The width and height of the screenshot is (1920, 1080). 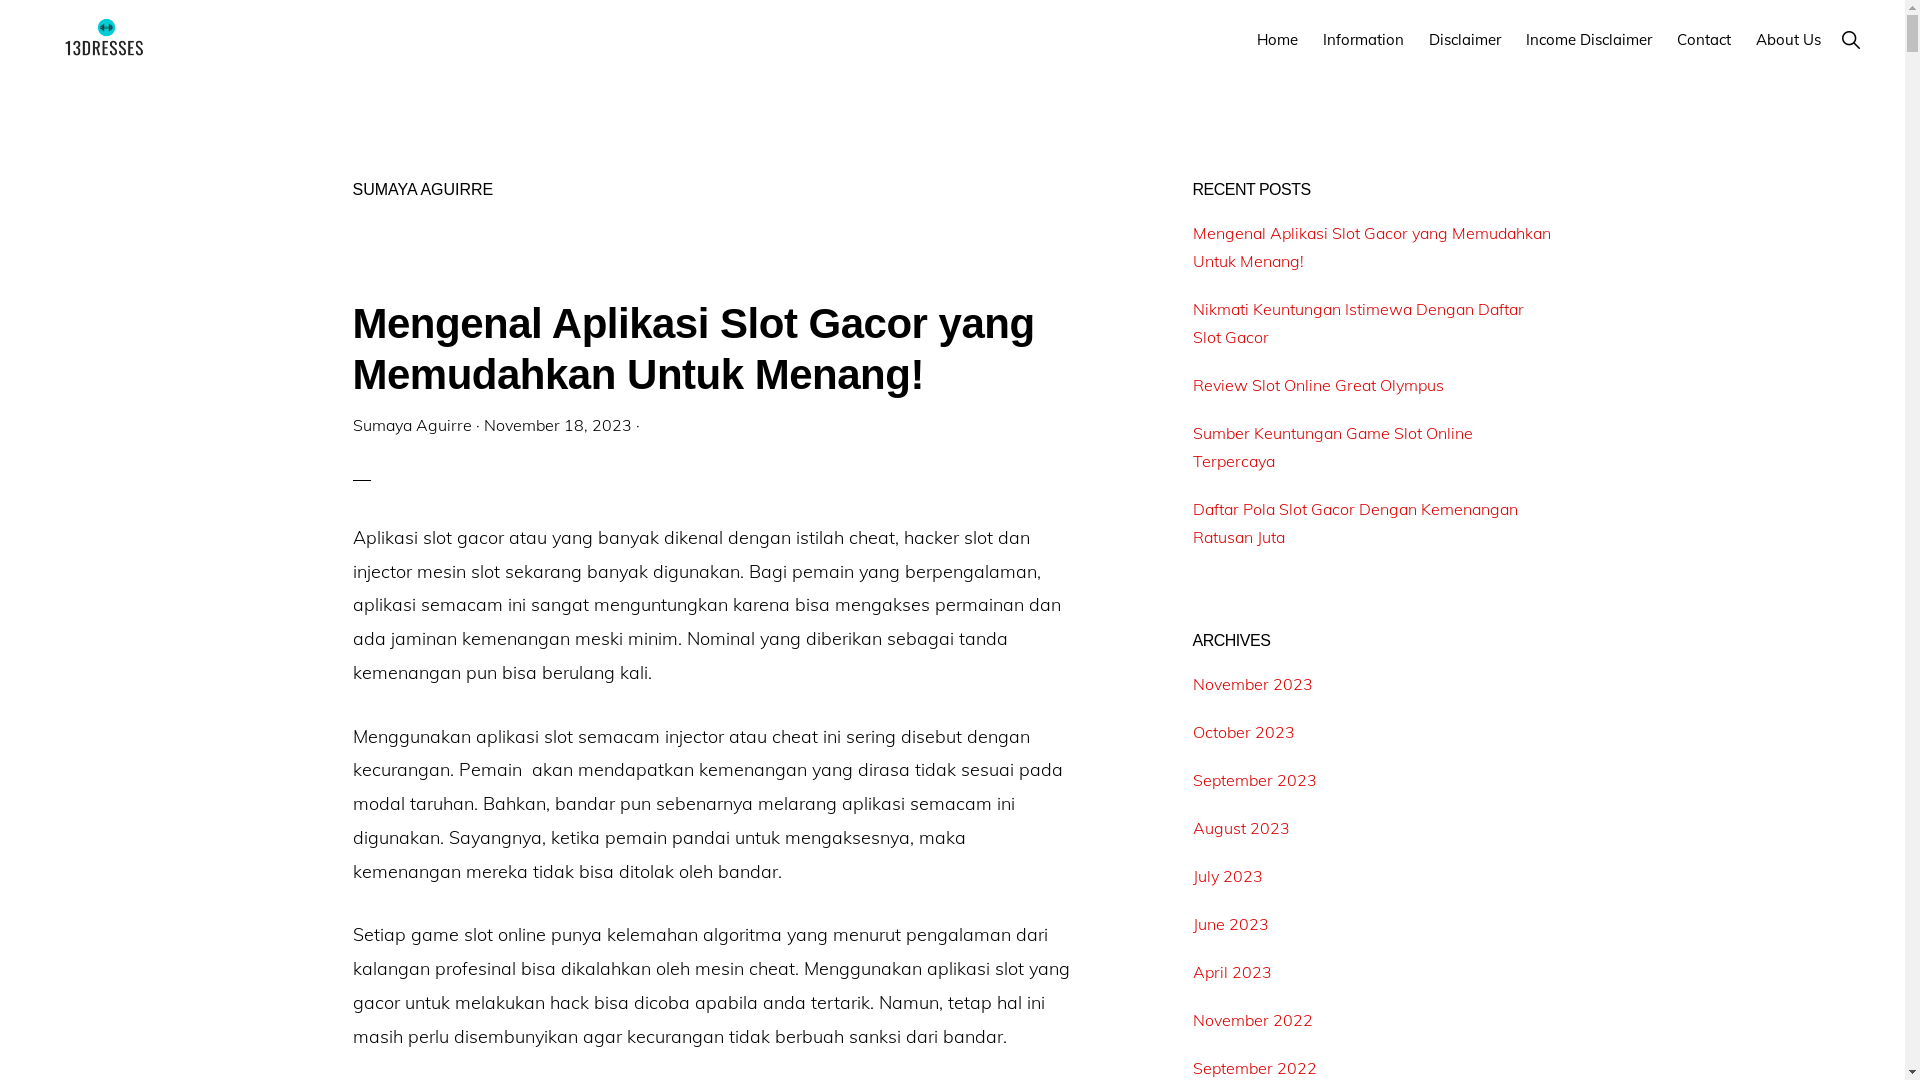 I want to click on 'October 2023', so click(x=1191, y=732).